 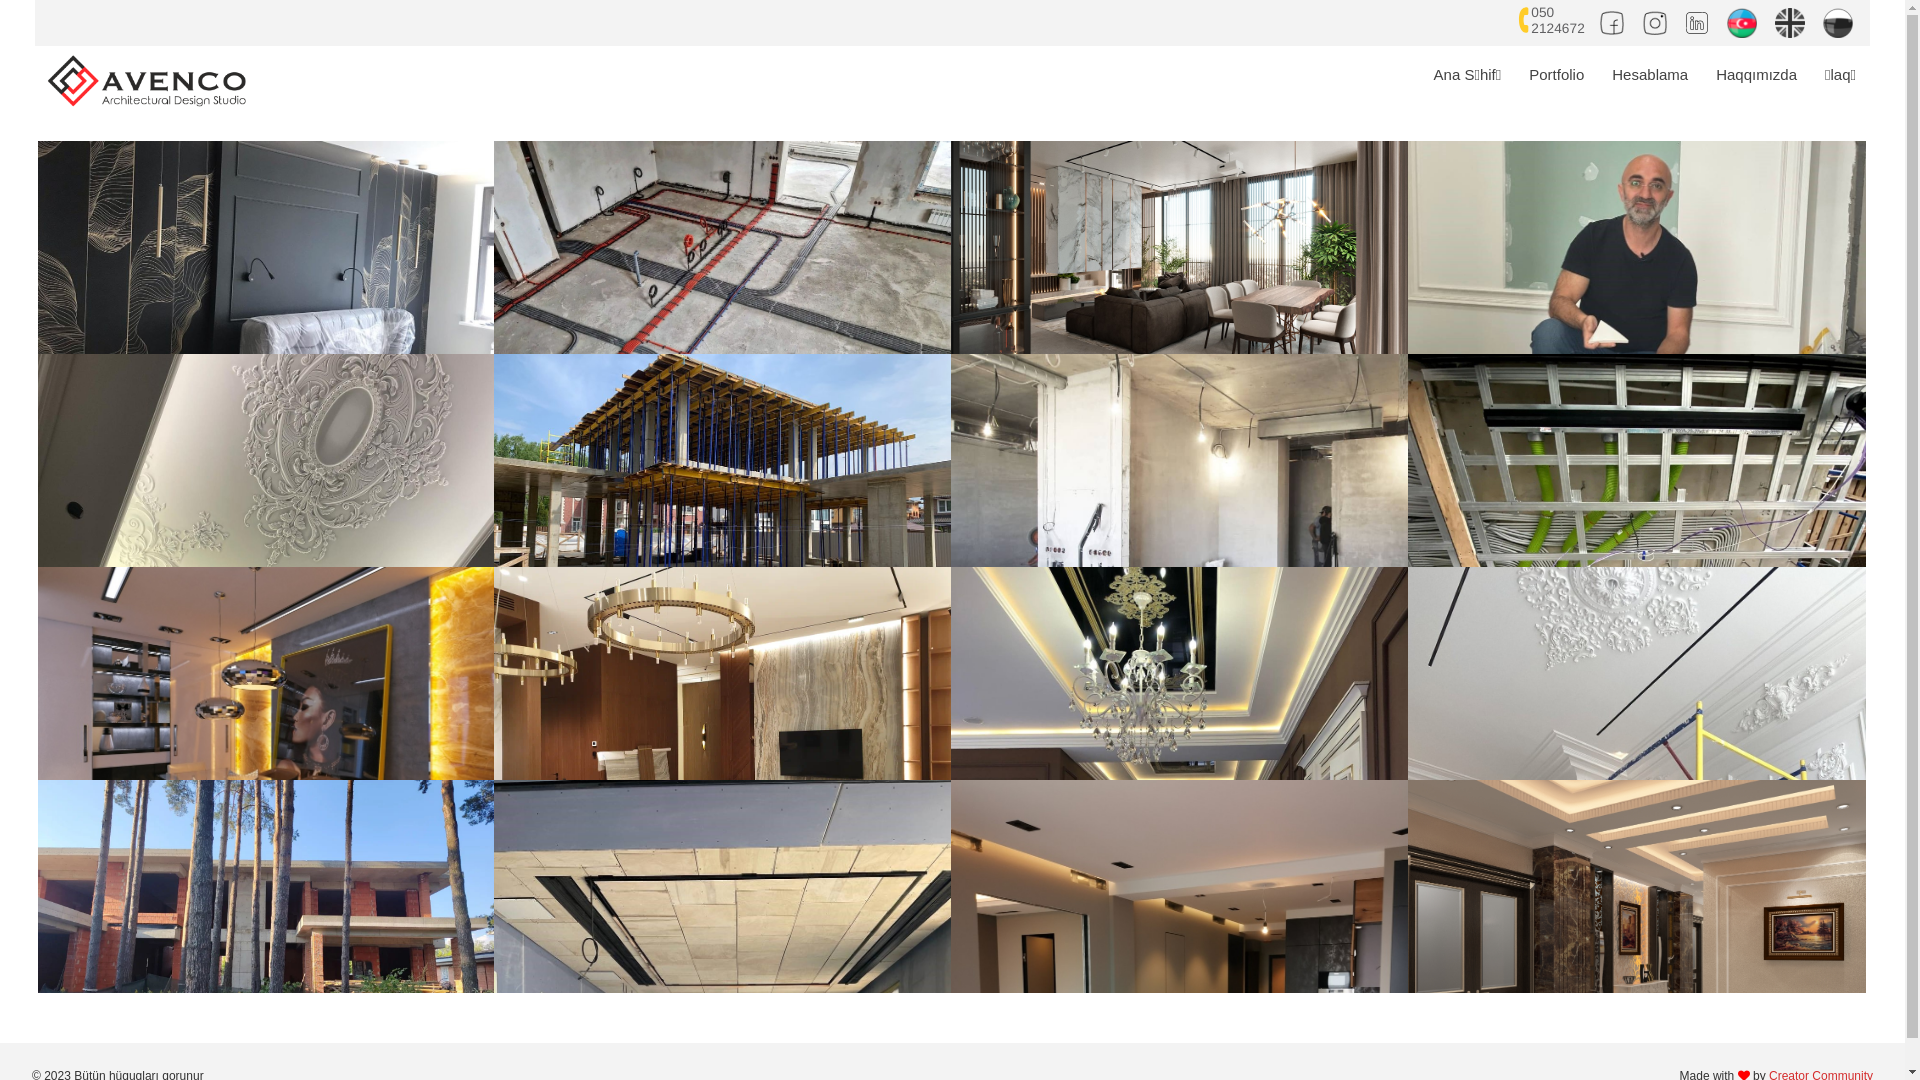 What do you see at coordinates (1726, 19) in the screenshot?
I see `'Lang-Azerbaijani'` at bounding box center [1726, 19].